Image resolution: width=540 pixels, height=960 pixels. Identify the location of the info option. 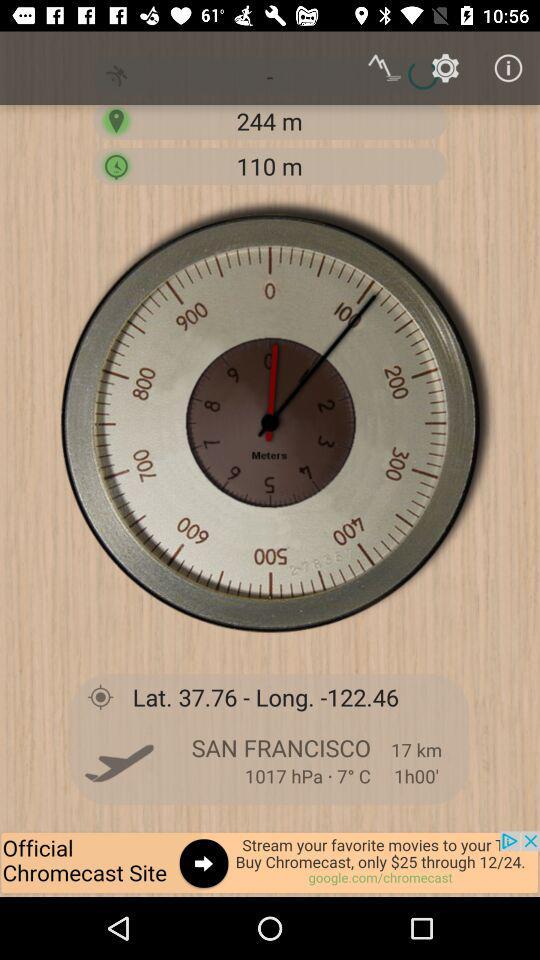
(508, 68).